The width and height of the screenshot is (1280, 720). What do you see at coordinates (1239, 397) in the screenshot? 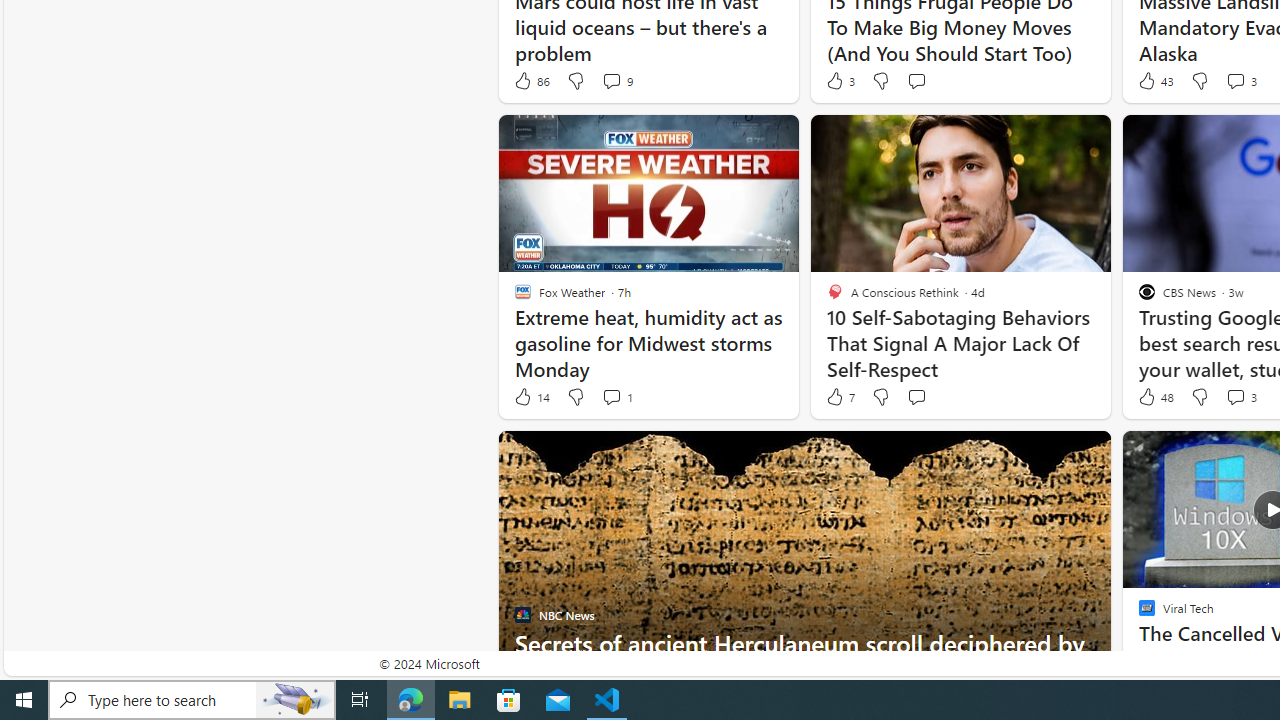
I see `'View comments 3 Comment'` at bounding box center [1239, 397].